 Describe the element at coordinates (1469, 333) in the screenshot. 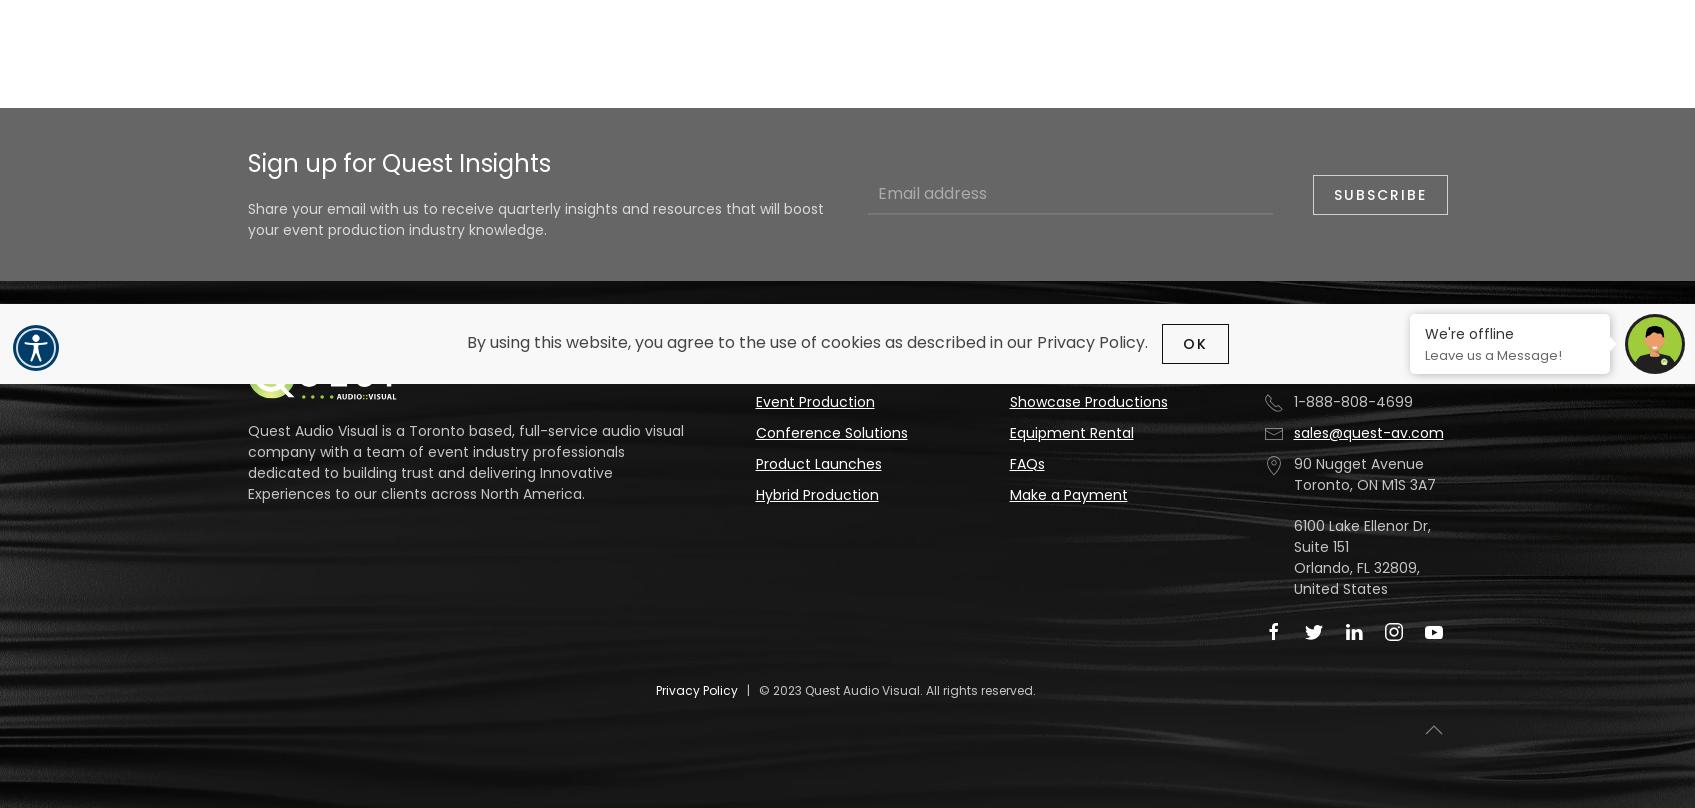

I see `'We're offline'` at that location.